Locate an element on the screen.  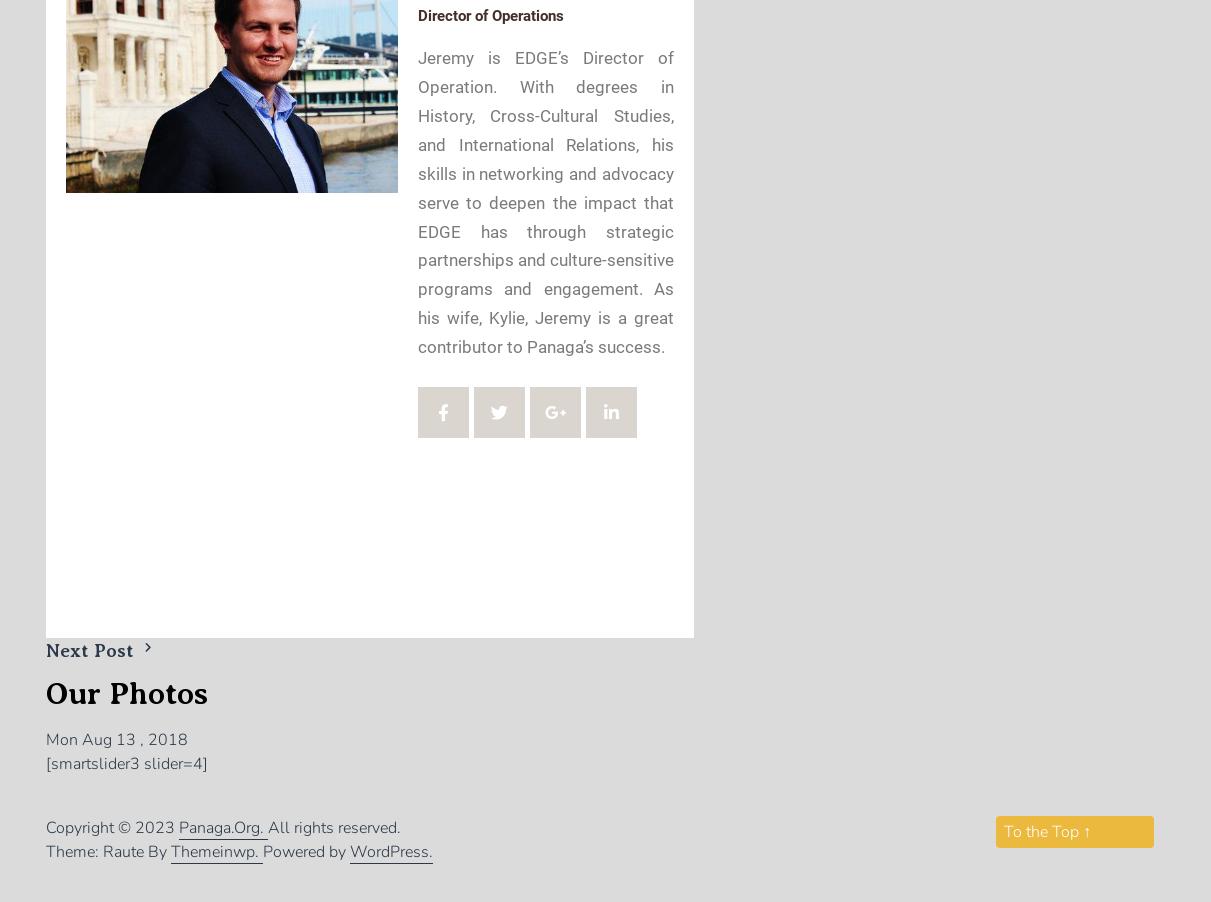
'Director of Operations' is located at coordinates (489, 14).